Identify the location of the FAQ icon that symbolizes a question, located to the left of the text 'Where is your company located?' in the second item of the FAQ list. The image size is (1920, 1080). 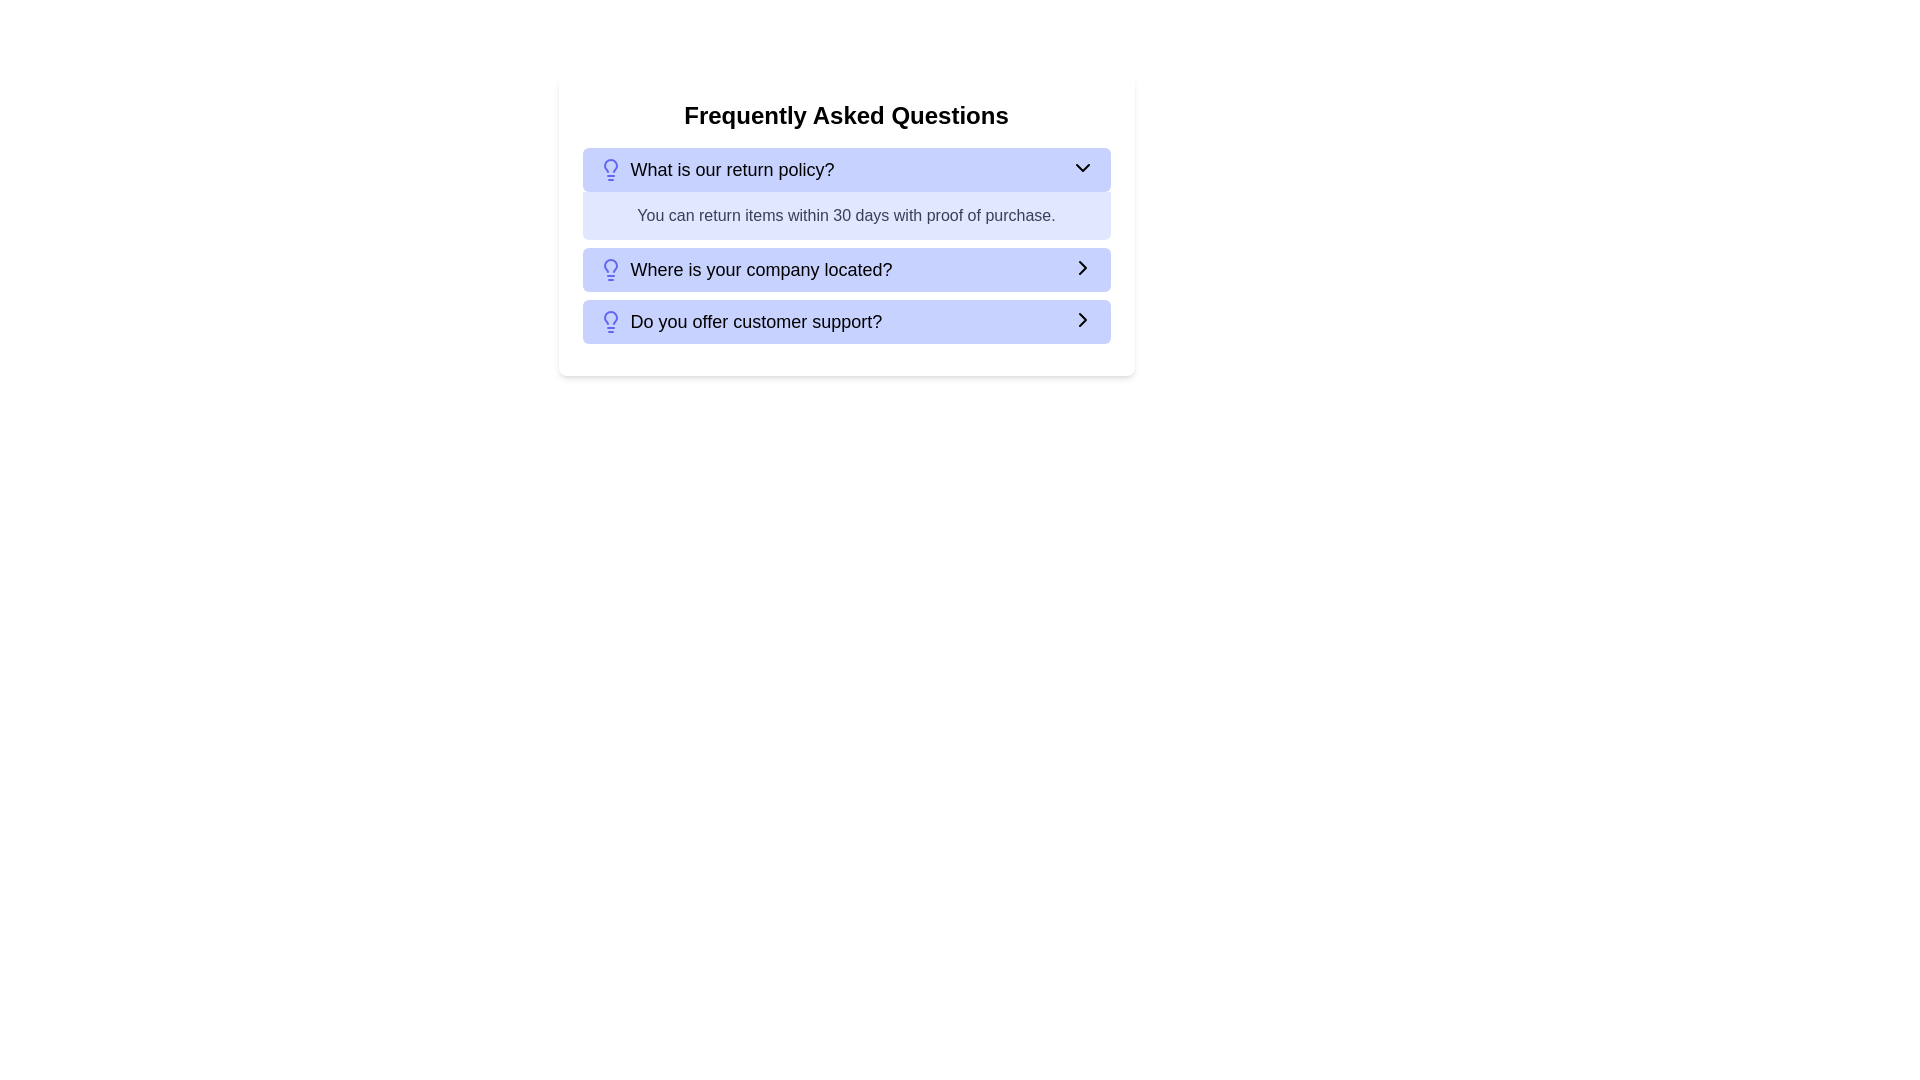
(609, 270).